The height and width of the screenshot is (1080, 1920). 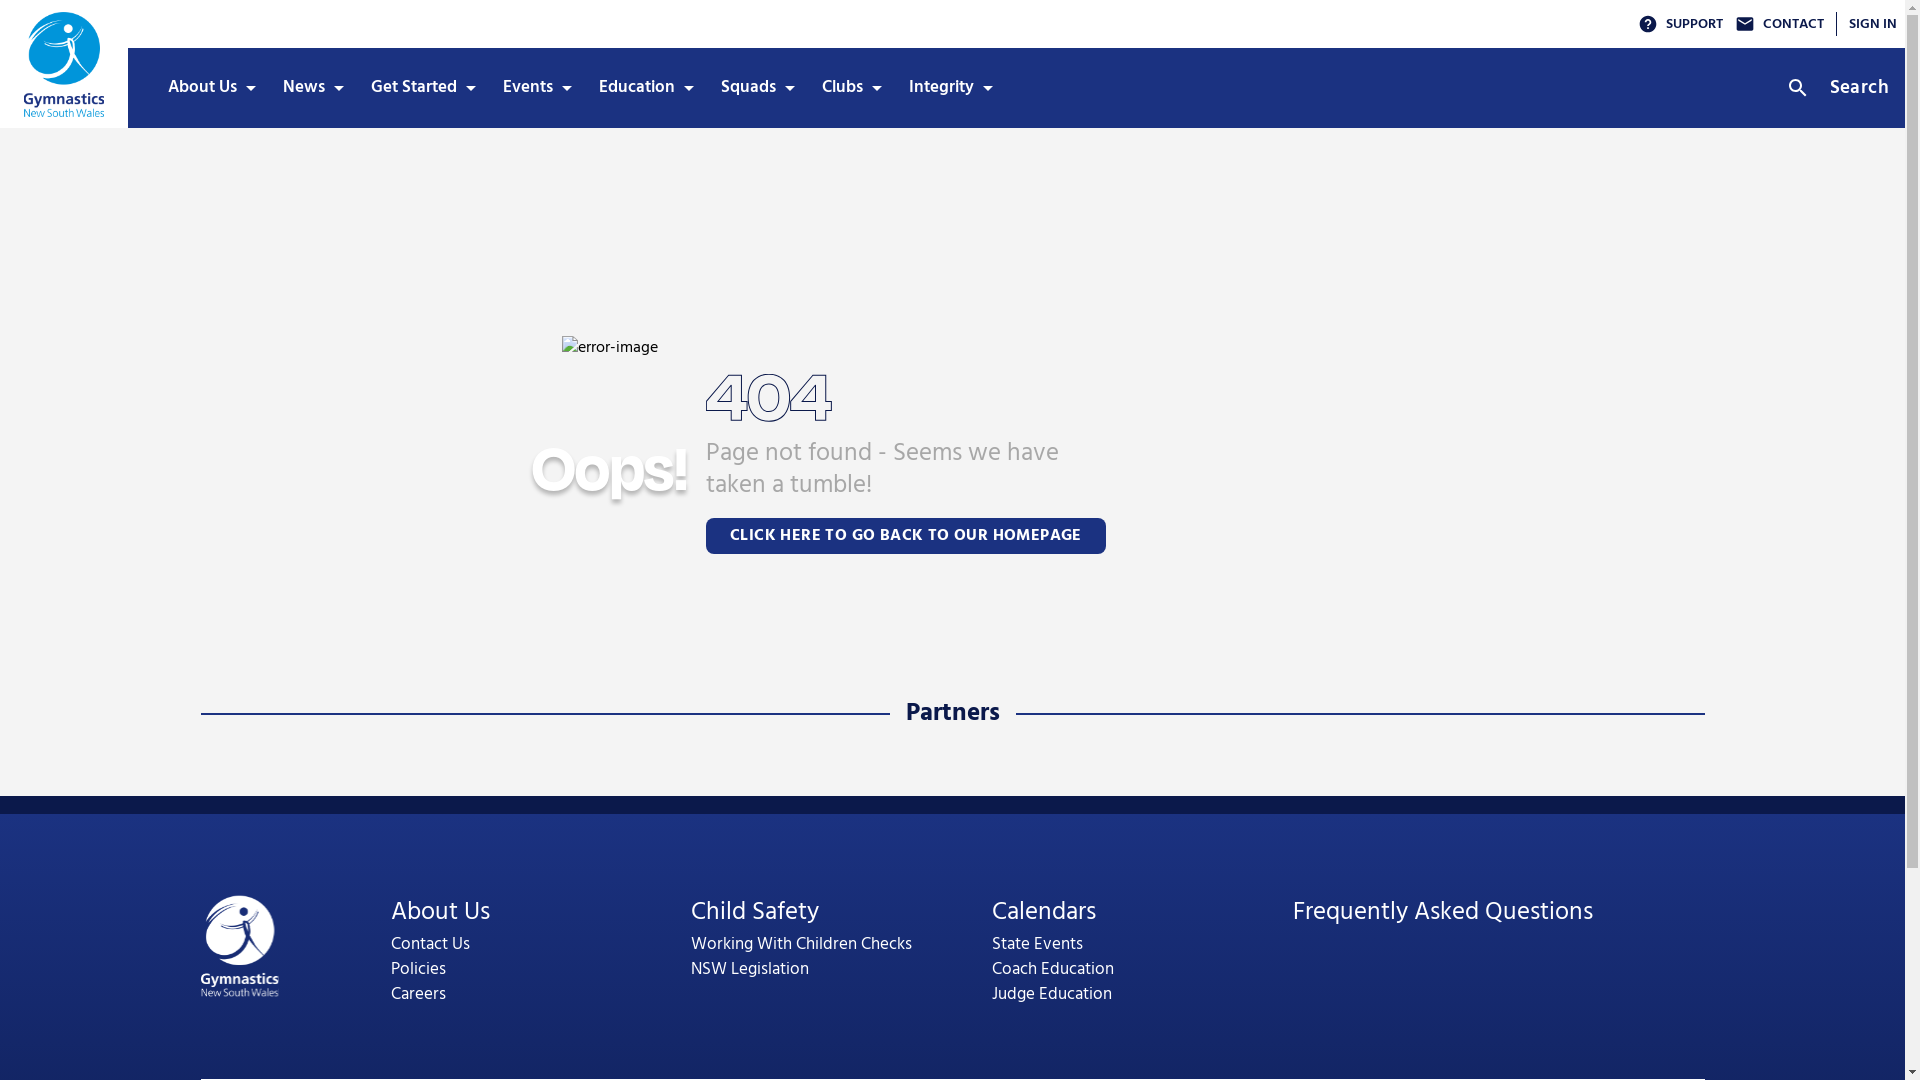 What do you see at coordinates (1051, 968) in the screenshot?
I see `'Coach Education'` at bounding box center [1051, 968].